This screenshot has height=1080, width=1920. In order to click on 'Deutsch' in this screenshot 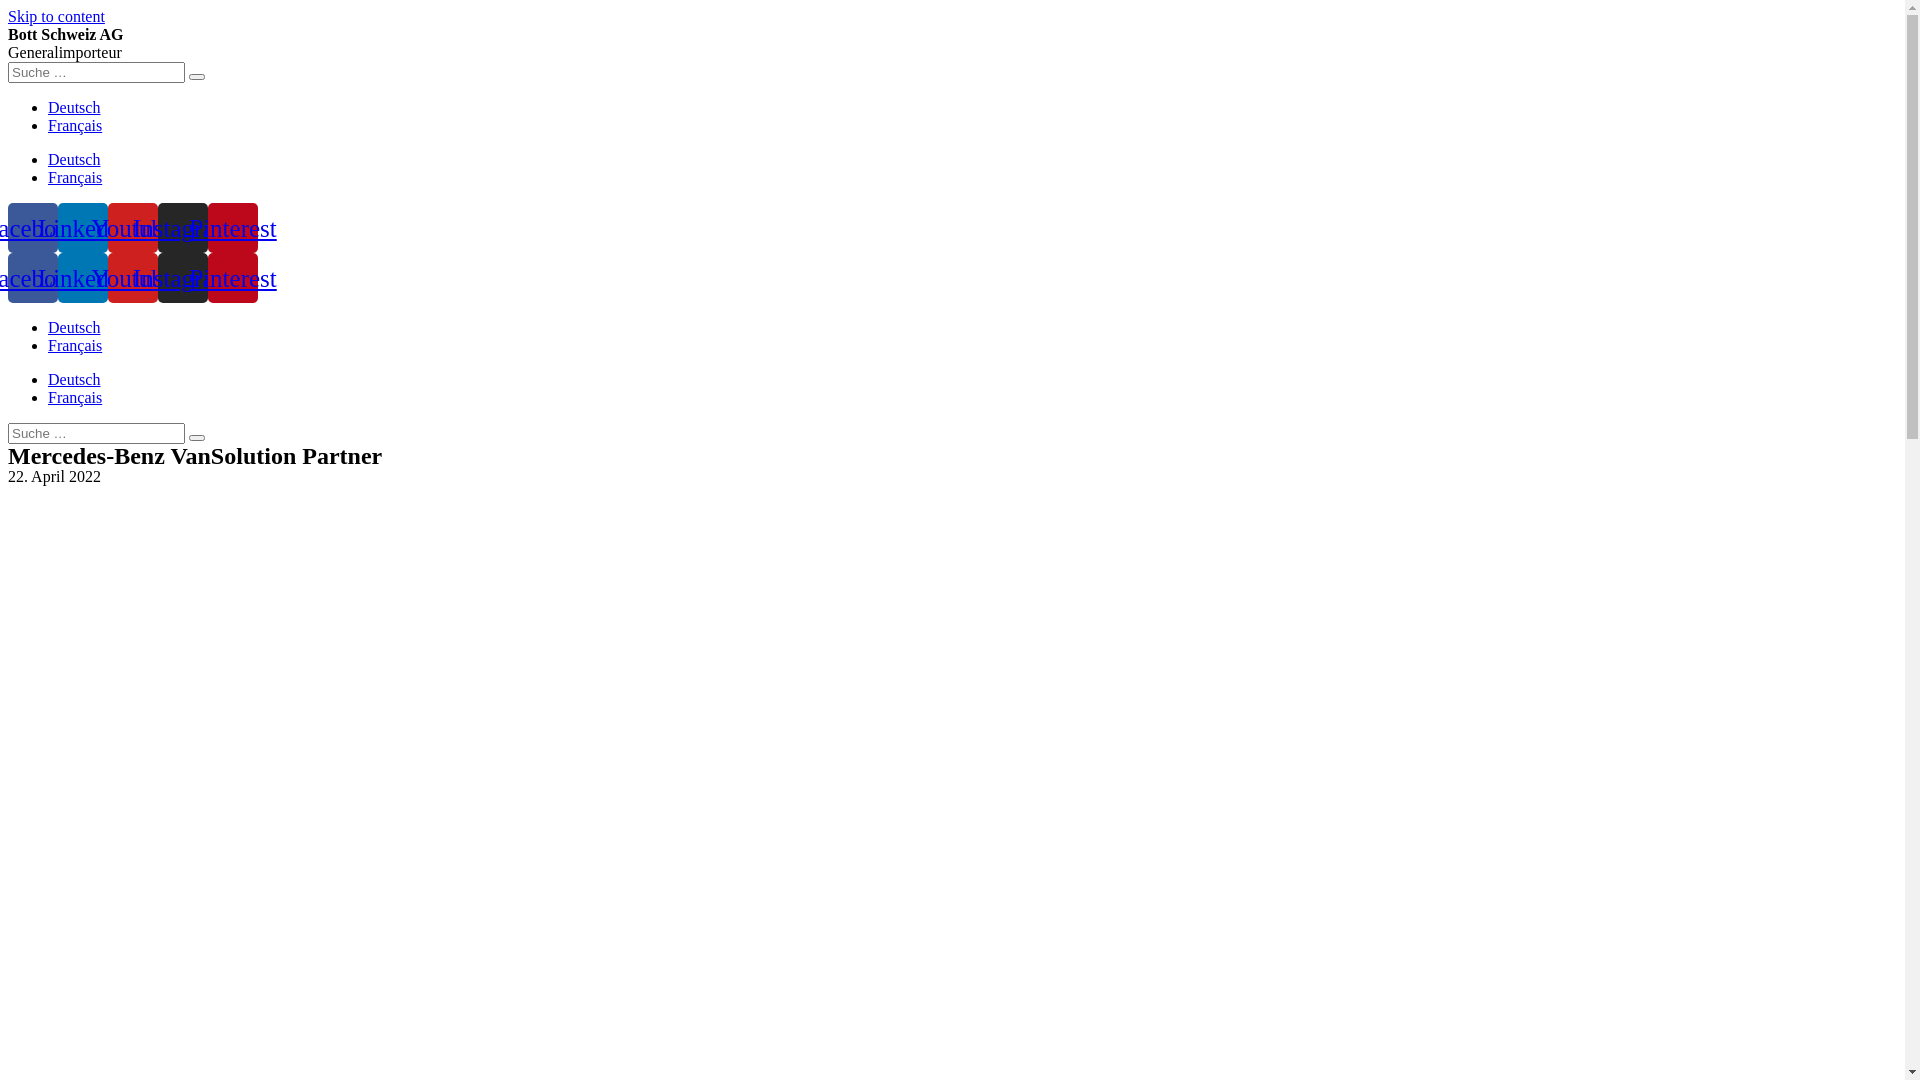, I will do `click(73, 107)`.